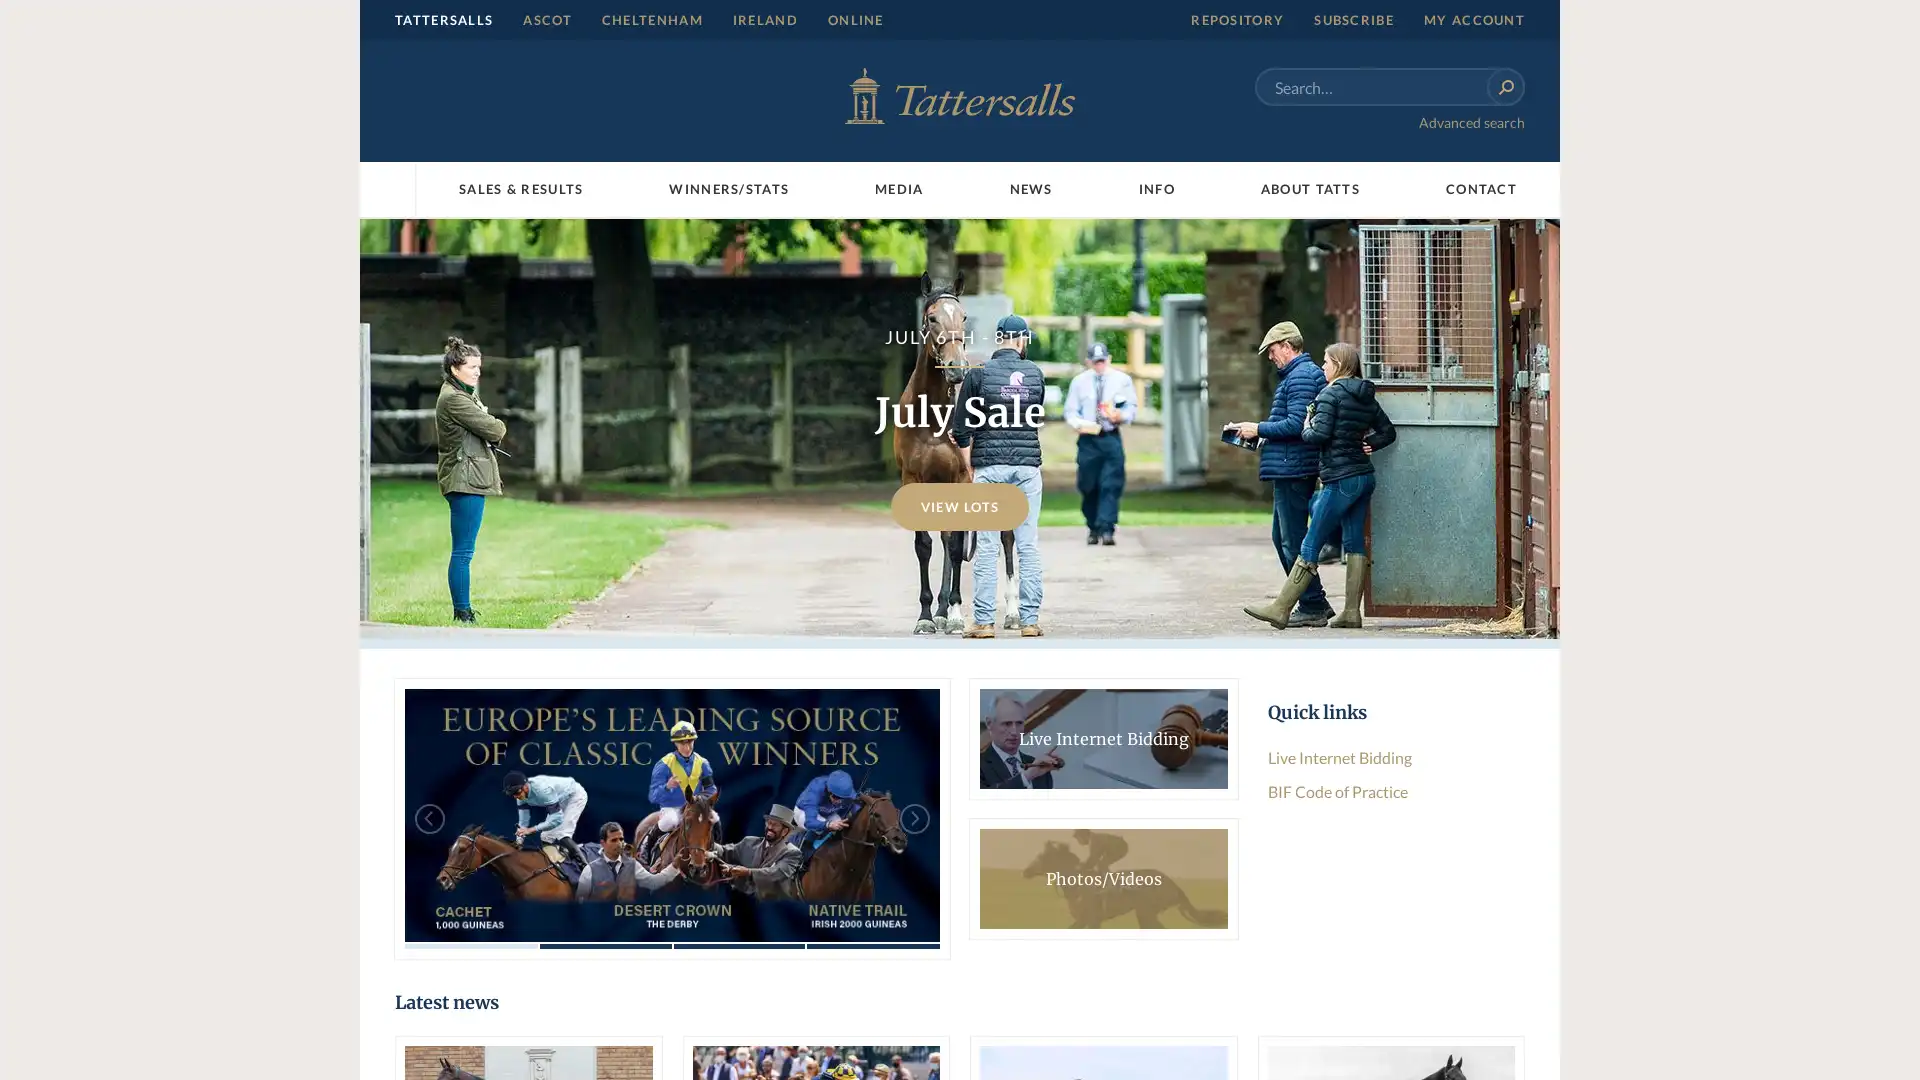 The image size is (1920, 1080). I want to click on Search, so click(1506, 86).